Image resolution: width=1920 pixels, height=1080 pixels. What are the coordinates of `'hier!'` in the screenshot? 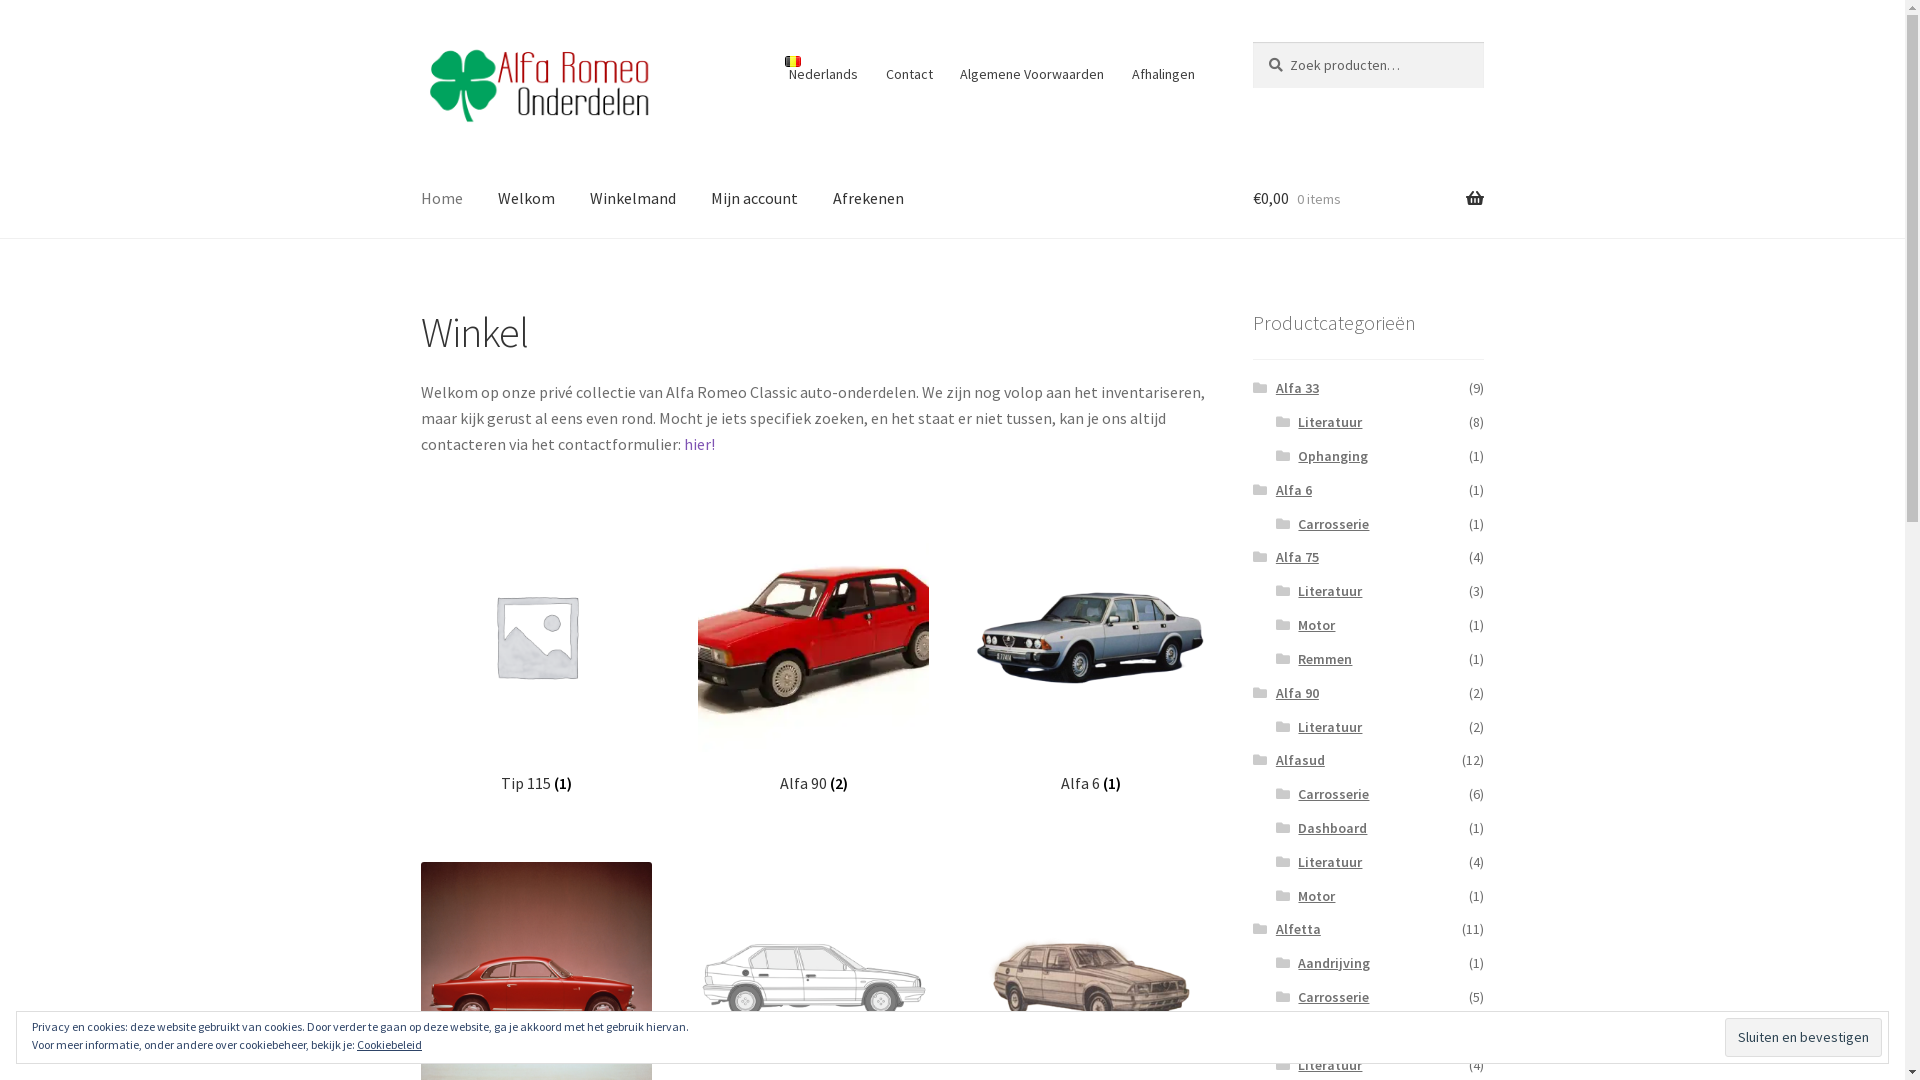 It's located at (699, 442).